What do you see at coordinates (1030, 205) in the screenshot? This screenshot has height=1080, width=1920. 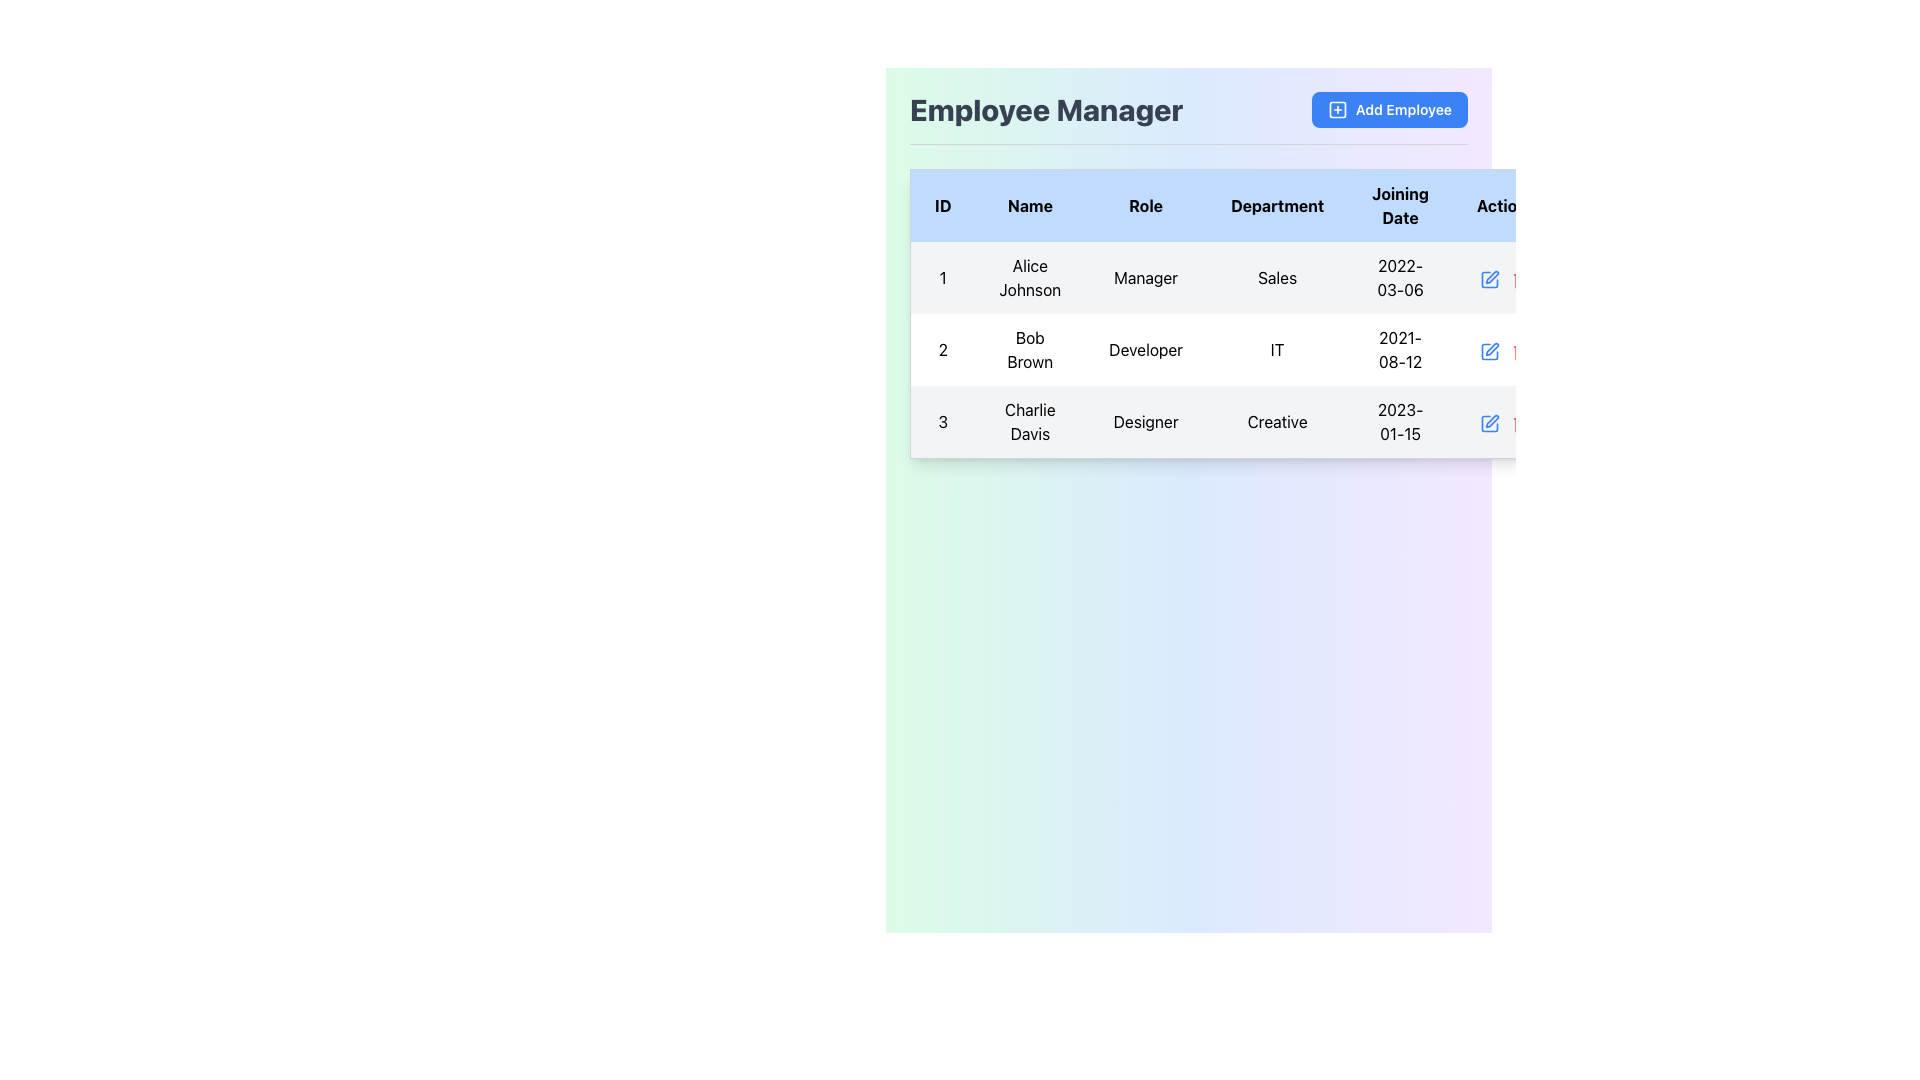 I see `the 'Name' column header in the table, which is located between the 'ID' and 'Role' columns at the top row` at bounding box center [1030, 205].